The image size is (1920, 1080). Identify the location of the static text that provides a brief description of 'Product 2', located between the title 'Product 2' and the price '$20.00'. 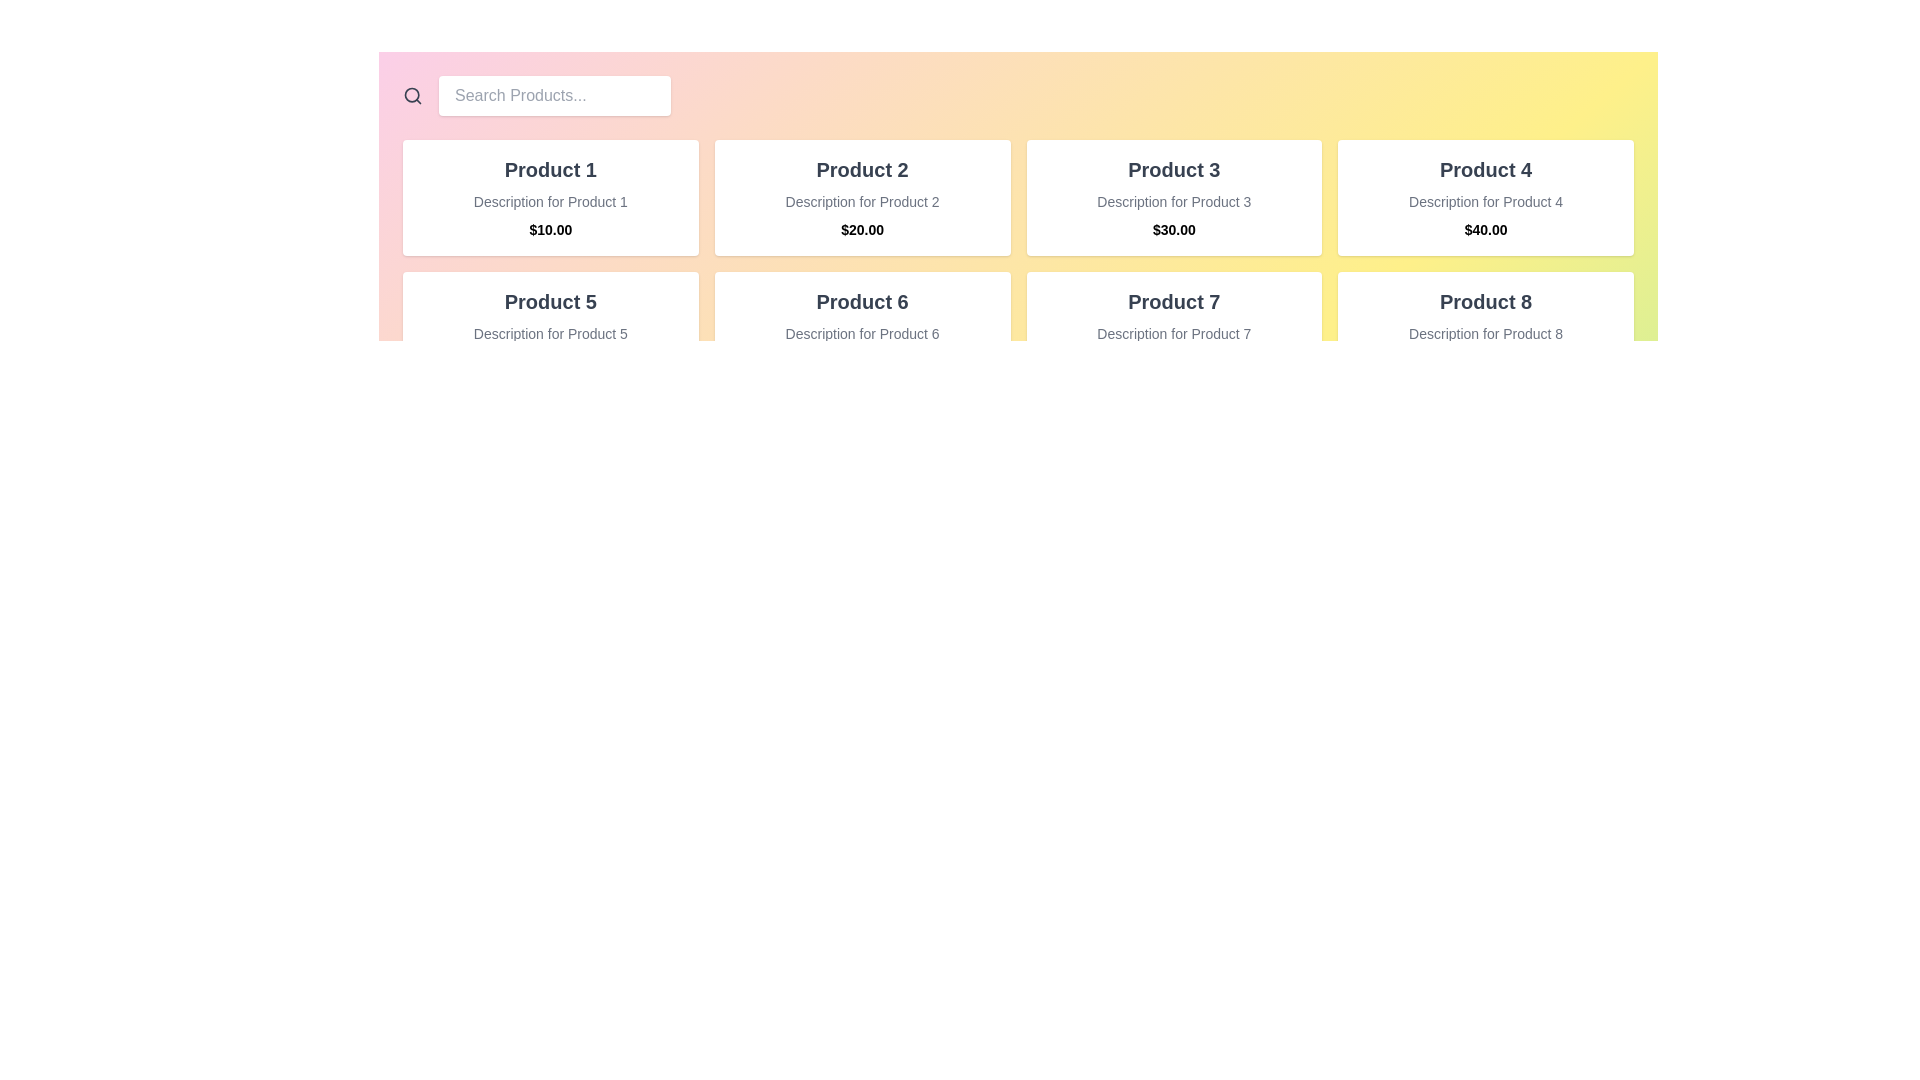
(862, 201).